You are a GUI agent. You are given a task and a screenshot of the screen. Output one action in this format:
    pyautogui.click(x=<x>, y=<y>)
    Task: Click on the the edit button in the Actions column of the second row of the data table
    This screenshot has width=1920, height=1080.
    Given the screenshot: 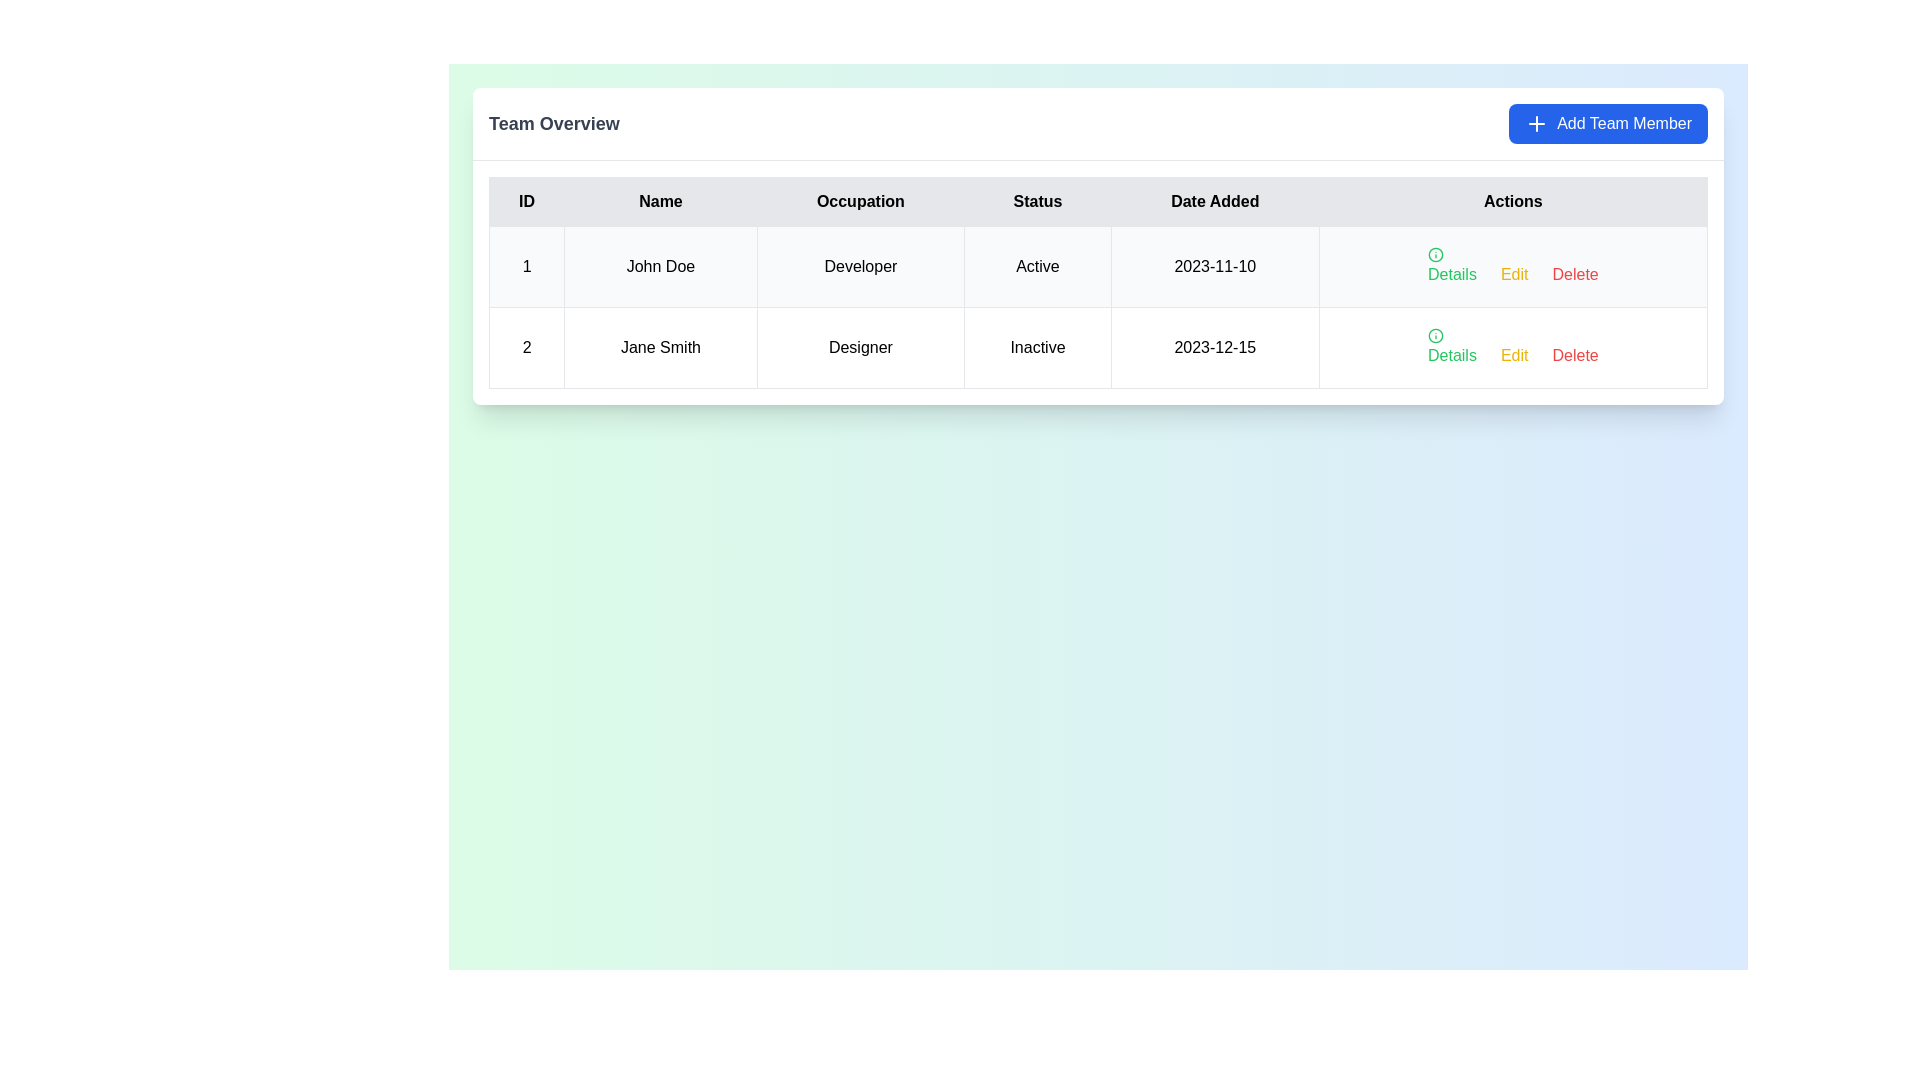 What is the action you would take?
    pyautogui.click(x=1514, y=354)
    